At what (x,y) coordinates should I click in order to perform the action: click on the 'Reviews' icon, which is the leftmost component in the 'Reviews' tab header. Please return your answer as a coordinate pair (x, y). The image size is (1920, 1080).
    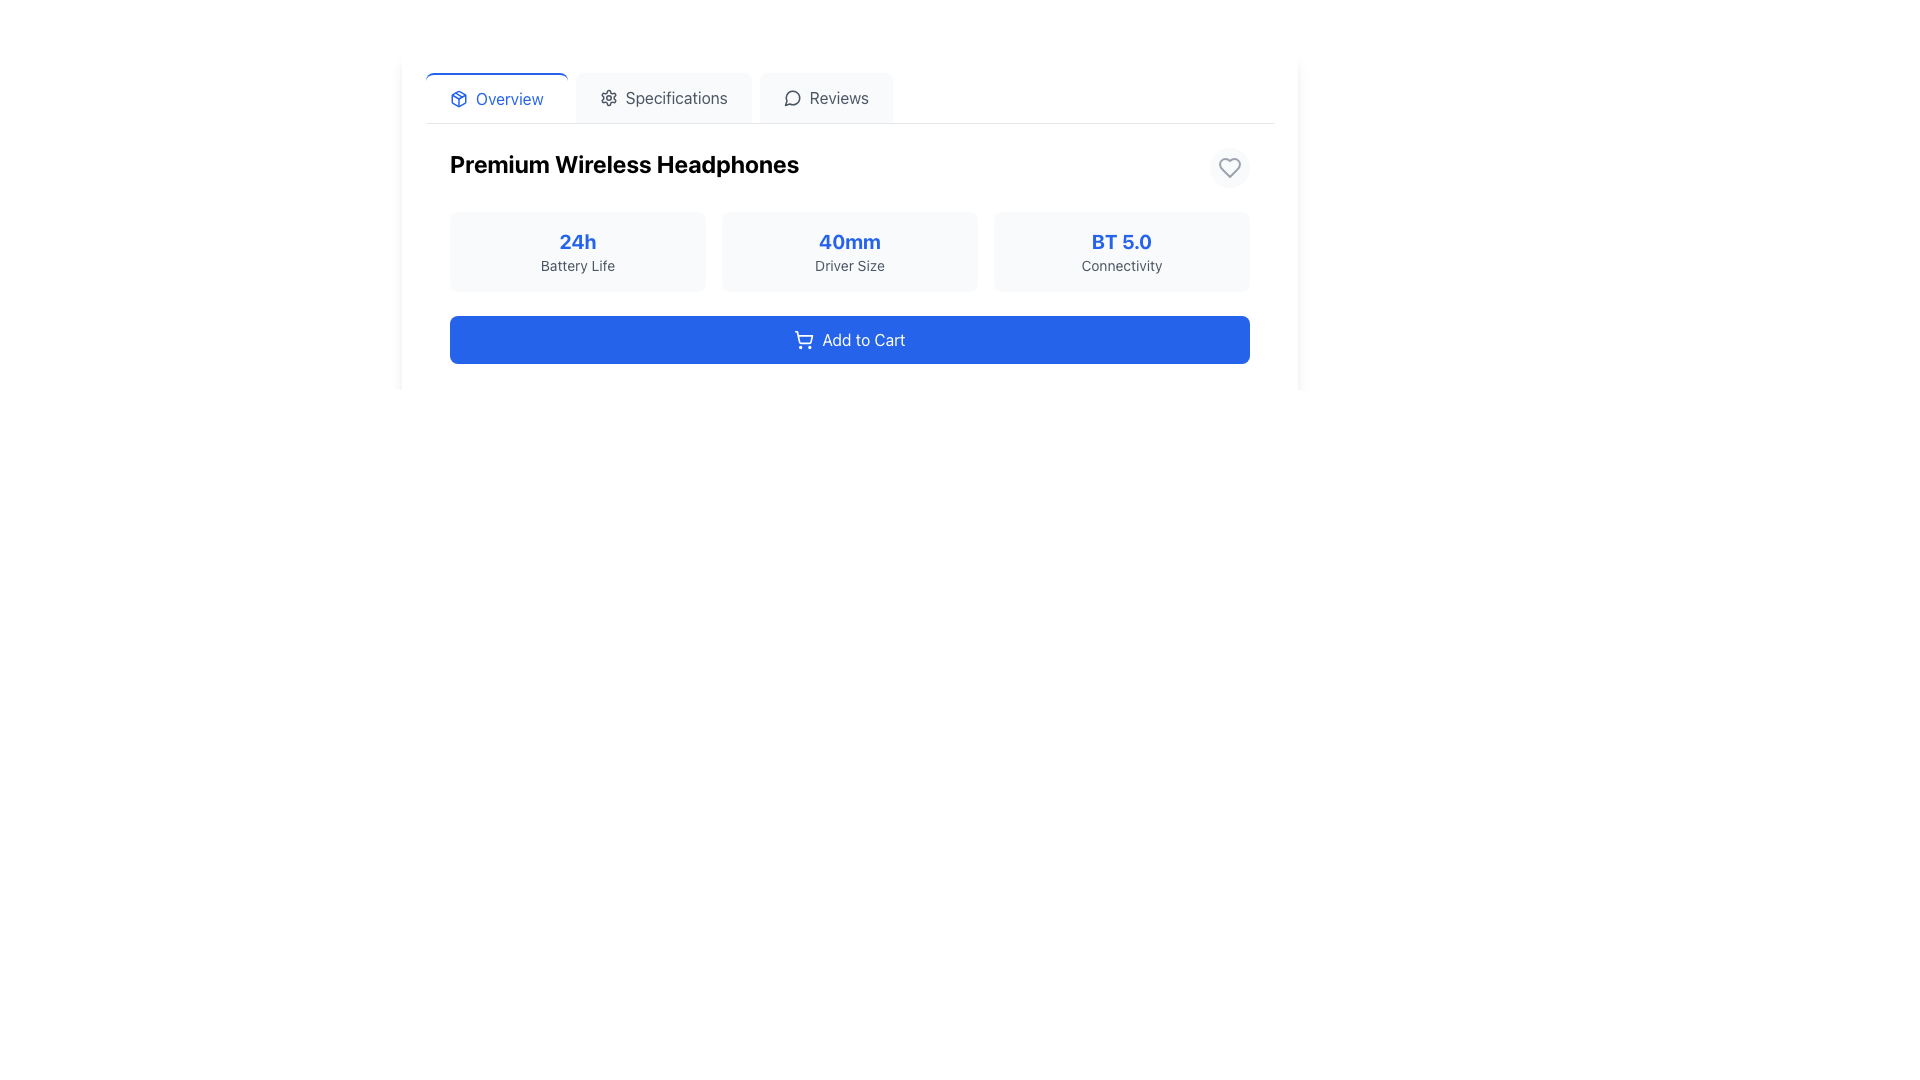
    Looking at the image, I should click on (791, 97).